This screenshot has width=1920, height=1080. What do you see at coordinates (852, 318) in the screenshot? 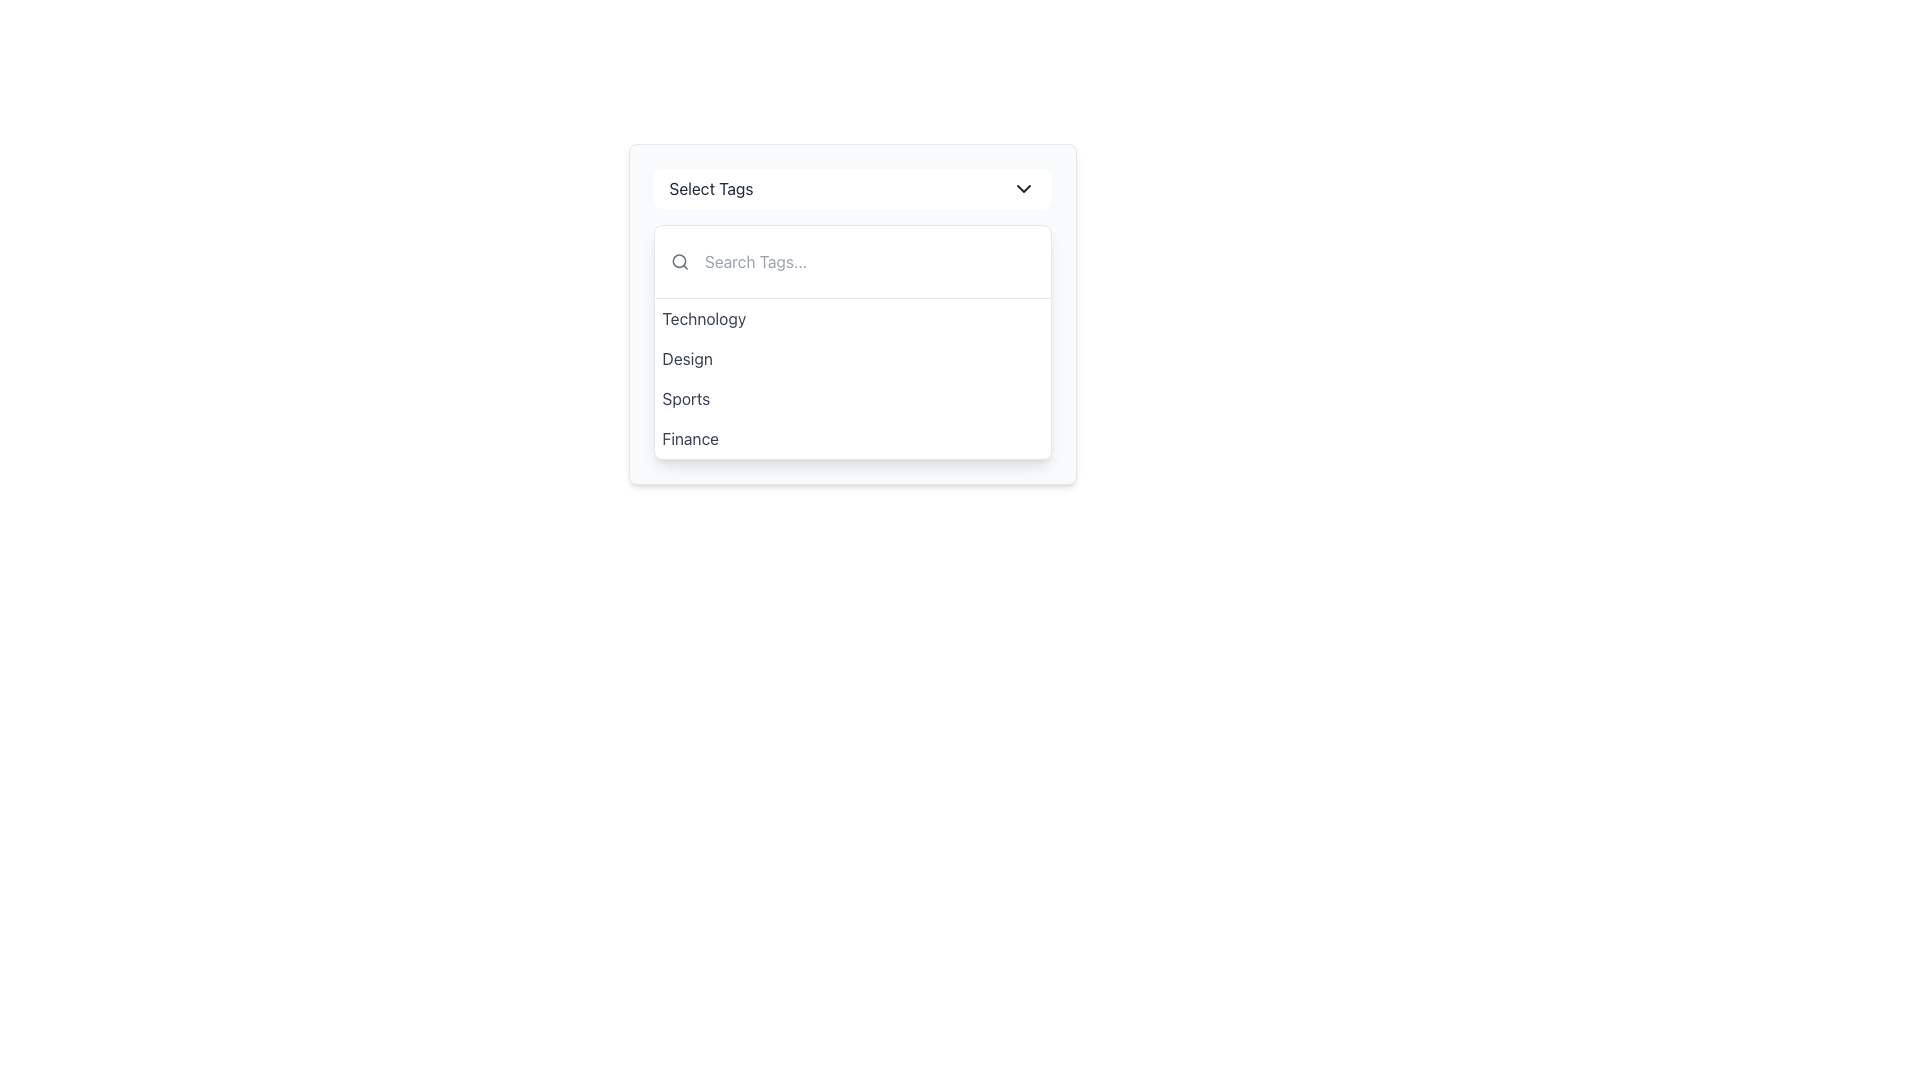
I see `the 'Technology' selectable list item in the 'Select Tags' dropdown menu` at bounding box center [852, 318].